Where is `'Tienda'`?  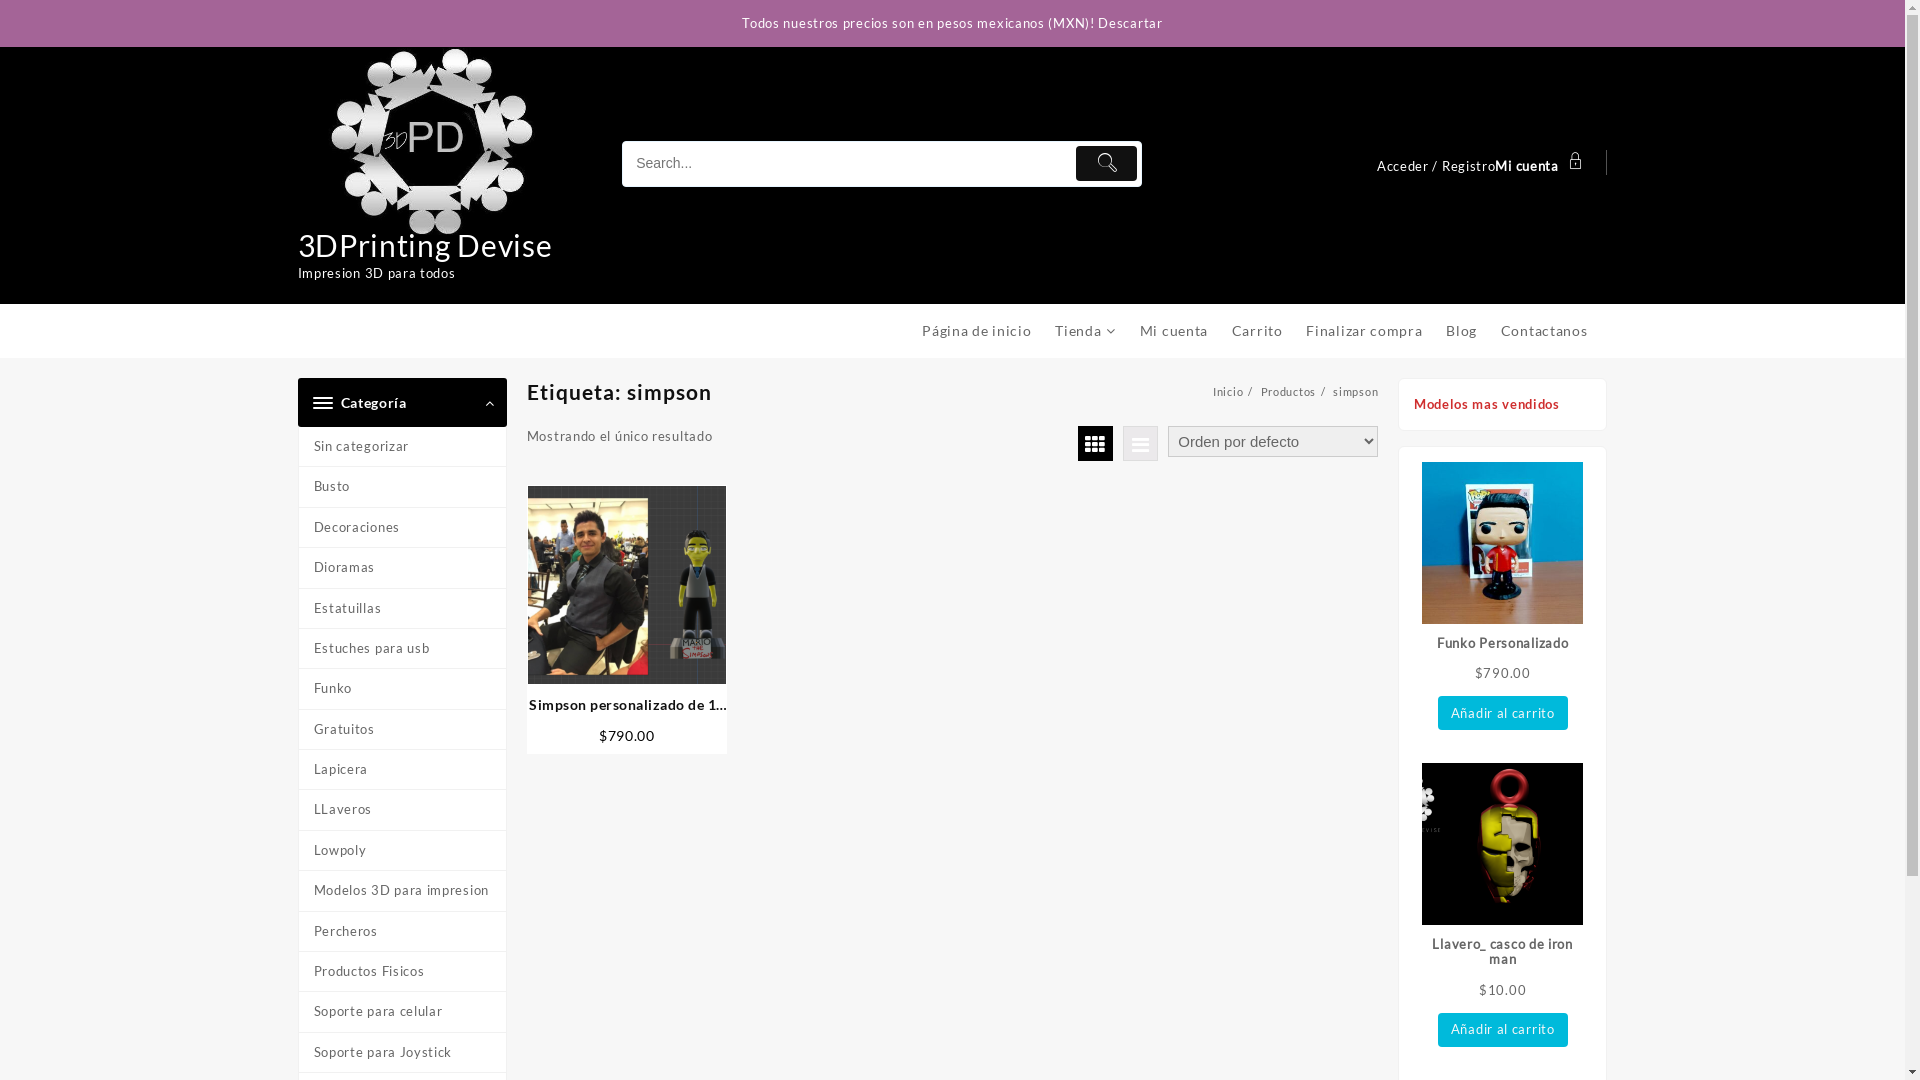 'Tienda' is located at coordinates (1094, 330).